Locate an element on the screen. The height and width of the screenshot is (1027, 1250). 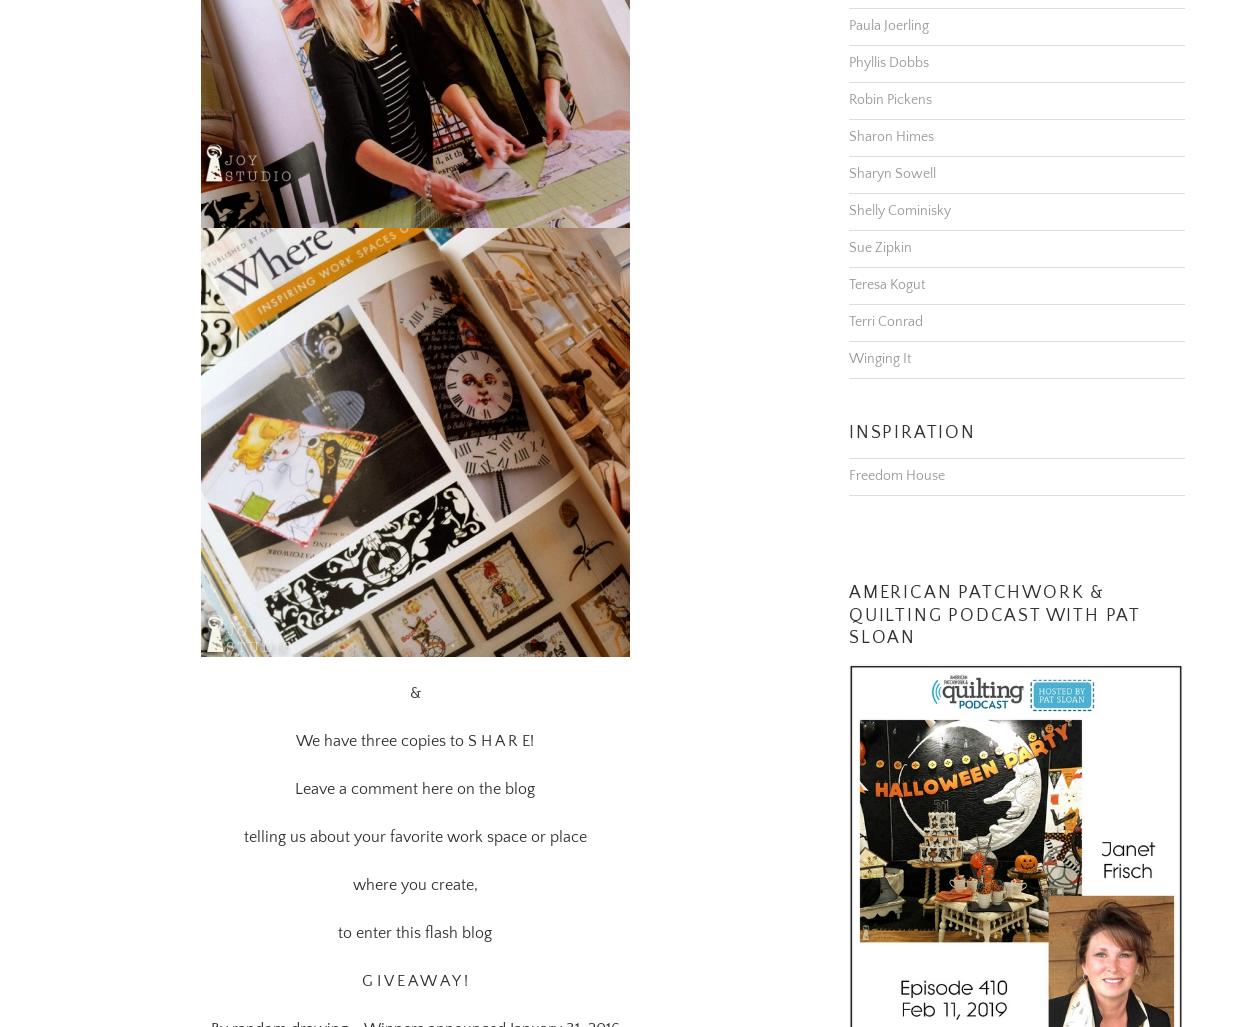
'Terri Conrad' is located at coordinates (848, 296).